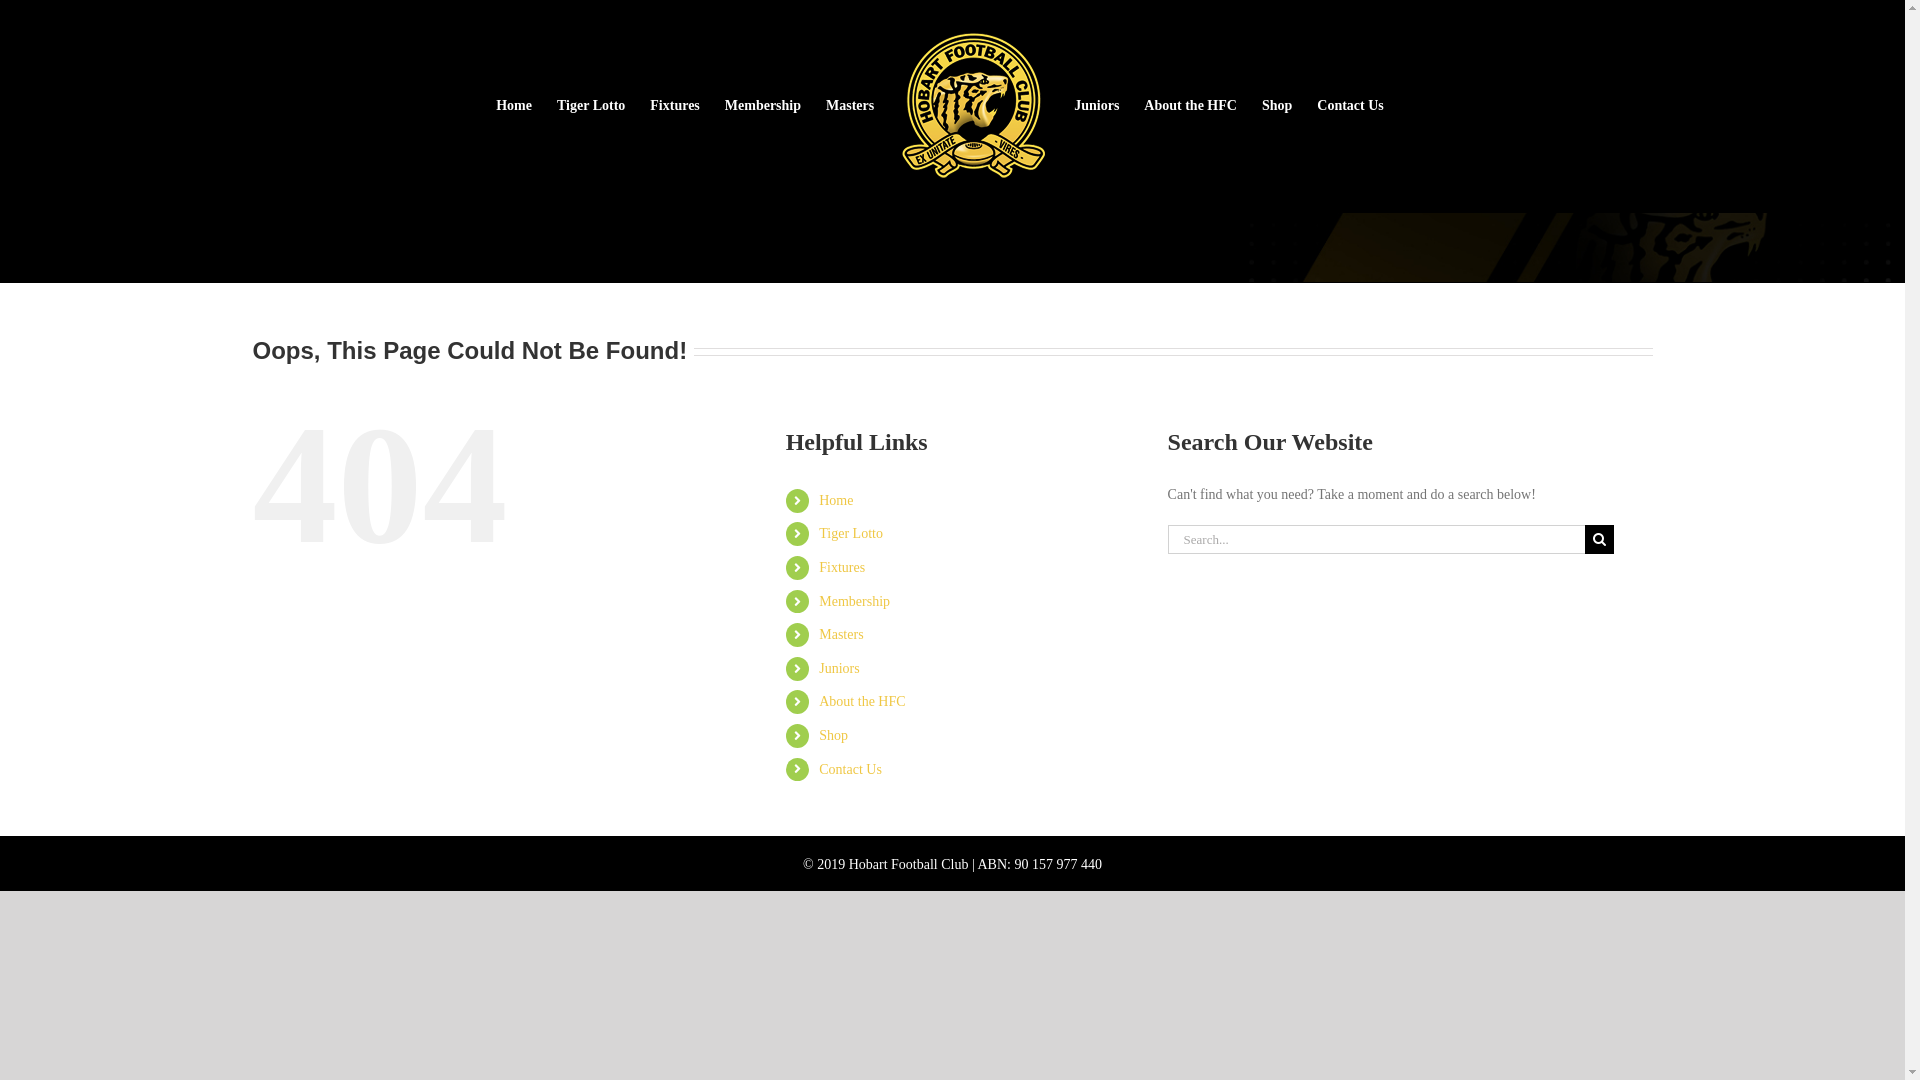 This screenshot has height=1080, width=1920. Describe the element at coordinates (762, 105) in the screenshot. I see `'Membership'` at that location.